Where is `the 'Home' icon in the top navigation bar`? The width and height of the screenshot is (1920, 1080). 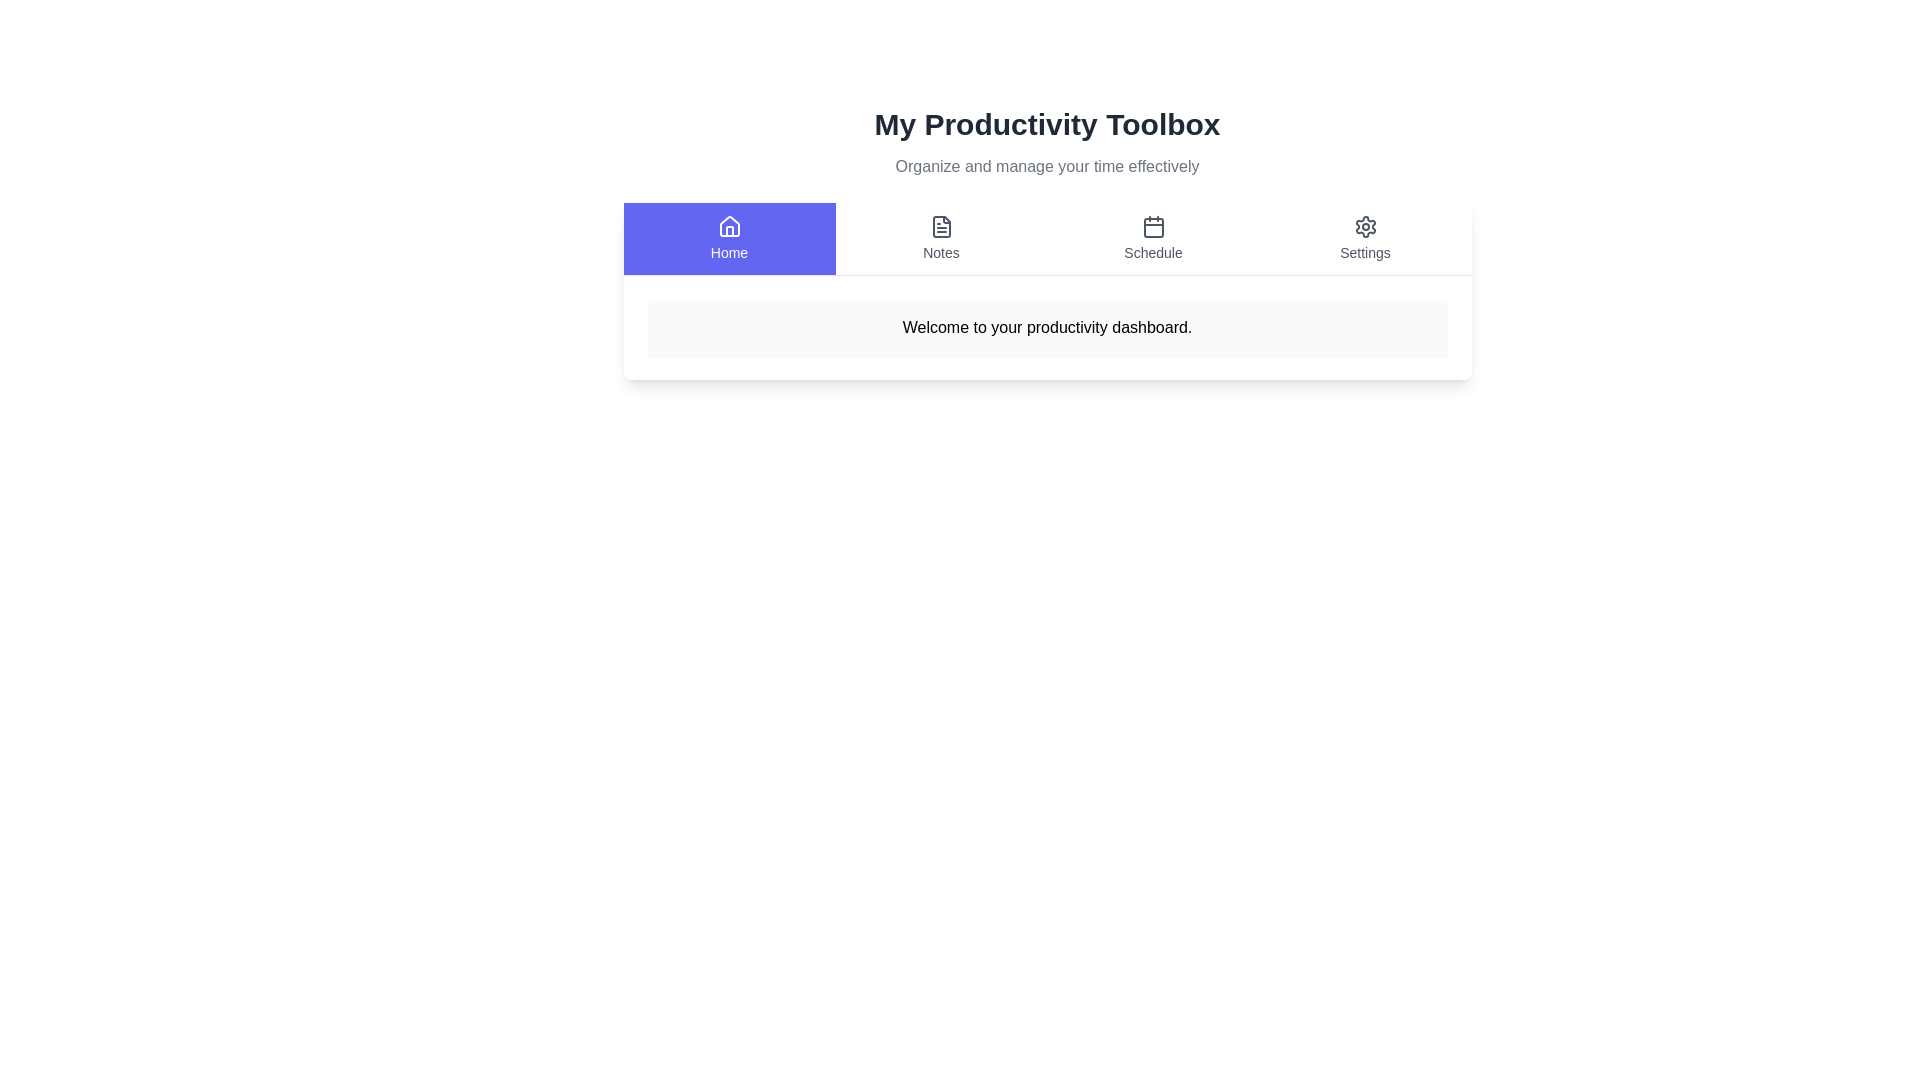
the 'Home' icon in the top navigation bar is located at coordinates (728, 226).